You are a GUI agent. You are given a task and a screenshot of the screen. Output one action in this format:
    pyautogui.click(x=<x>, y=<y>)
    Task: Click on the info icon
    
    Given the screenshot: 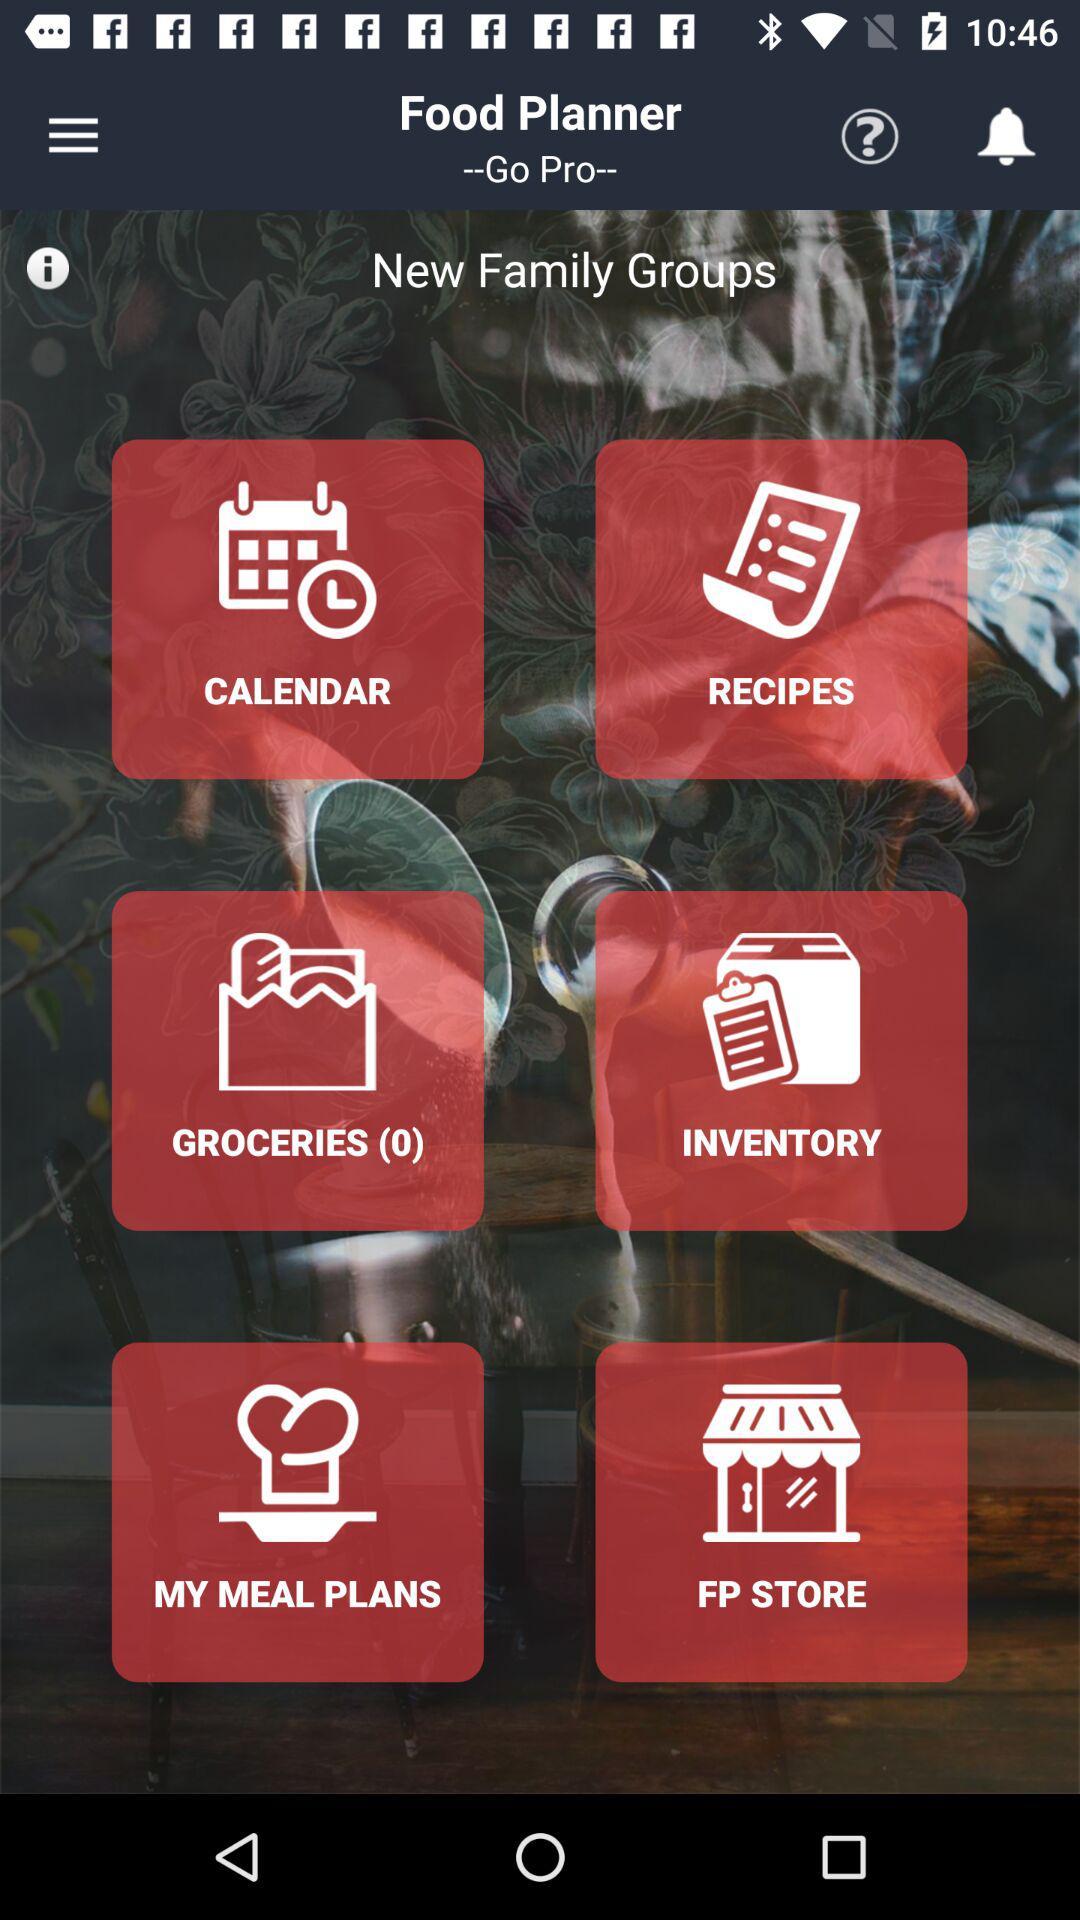 What is the action you would take?
    pyautogui.click(x=46, y=267)
    